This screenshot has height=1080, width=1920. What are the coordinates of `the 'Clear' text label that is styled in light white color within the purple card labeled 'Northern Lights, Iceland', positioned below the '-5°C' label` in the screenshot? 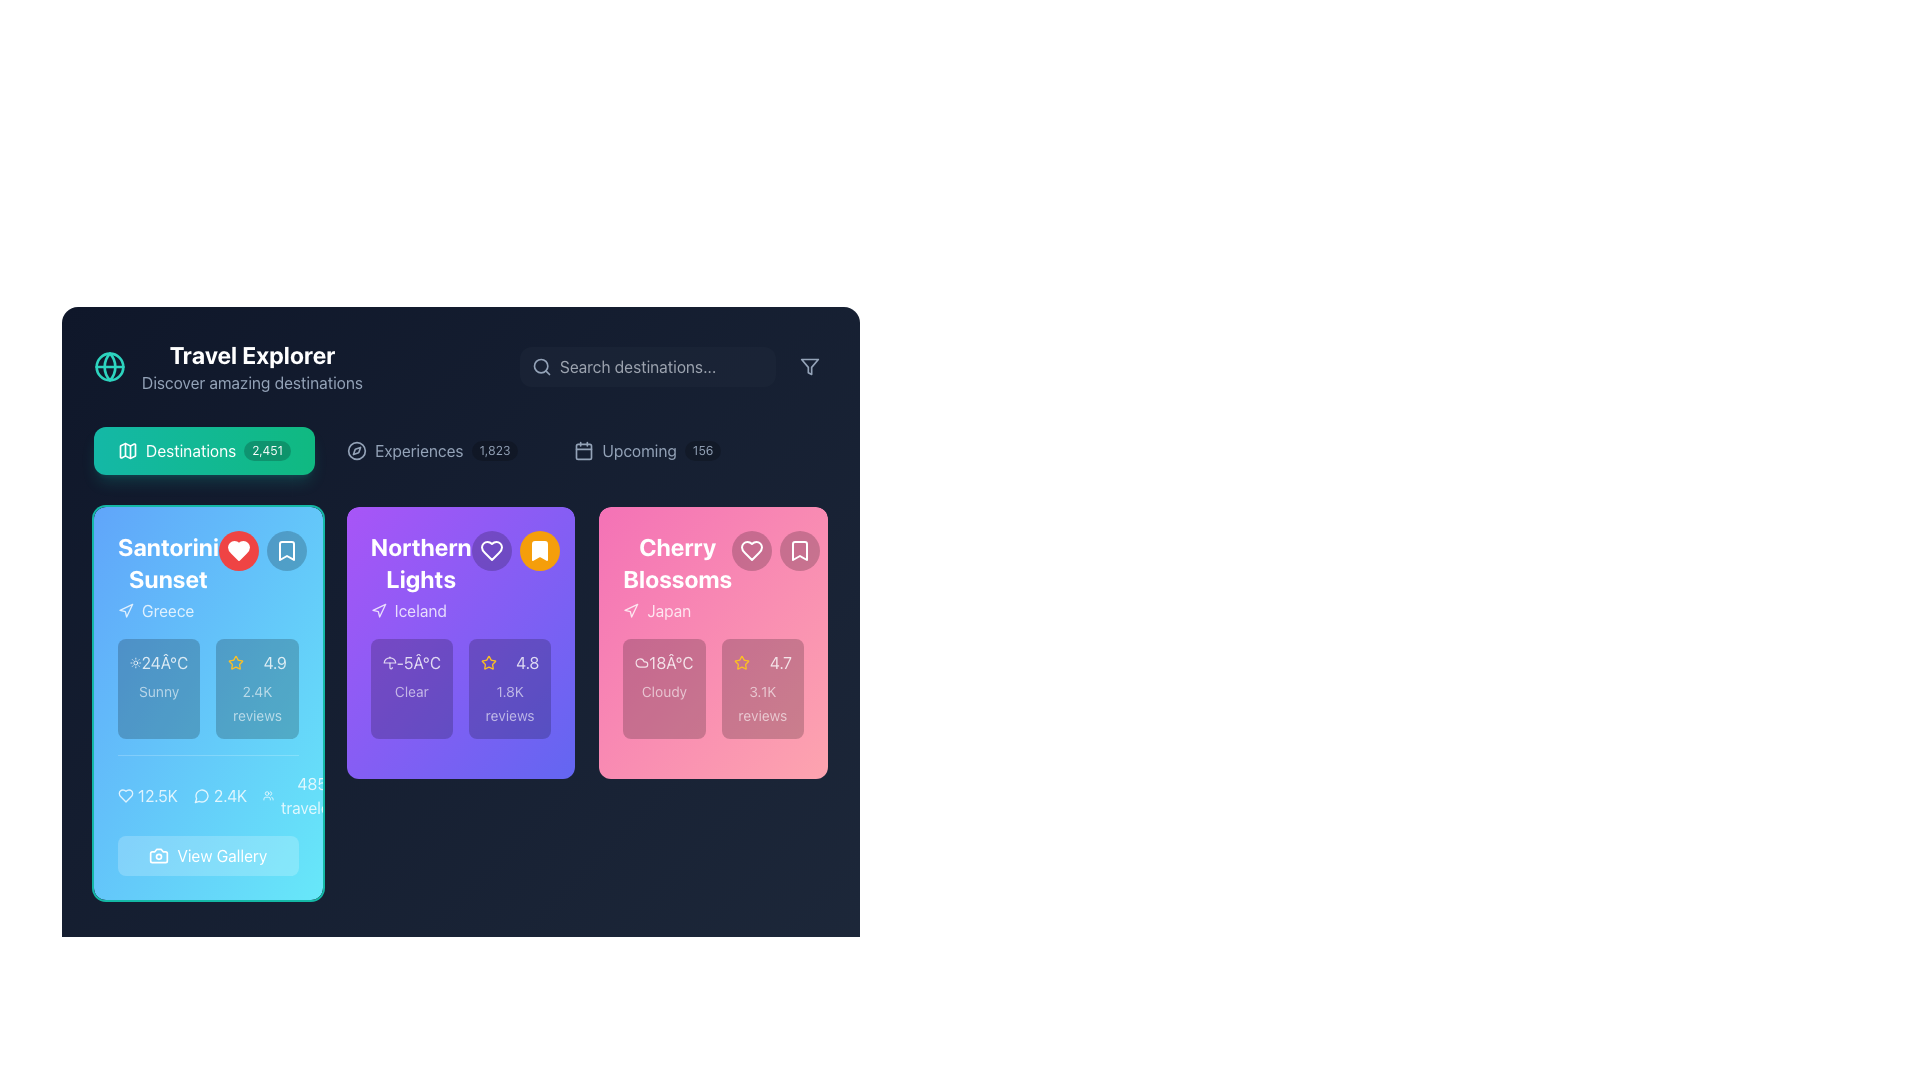 It's located at (410, 690).